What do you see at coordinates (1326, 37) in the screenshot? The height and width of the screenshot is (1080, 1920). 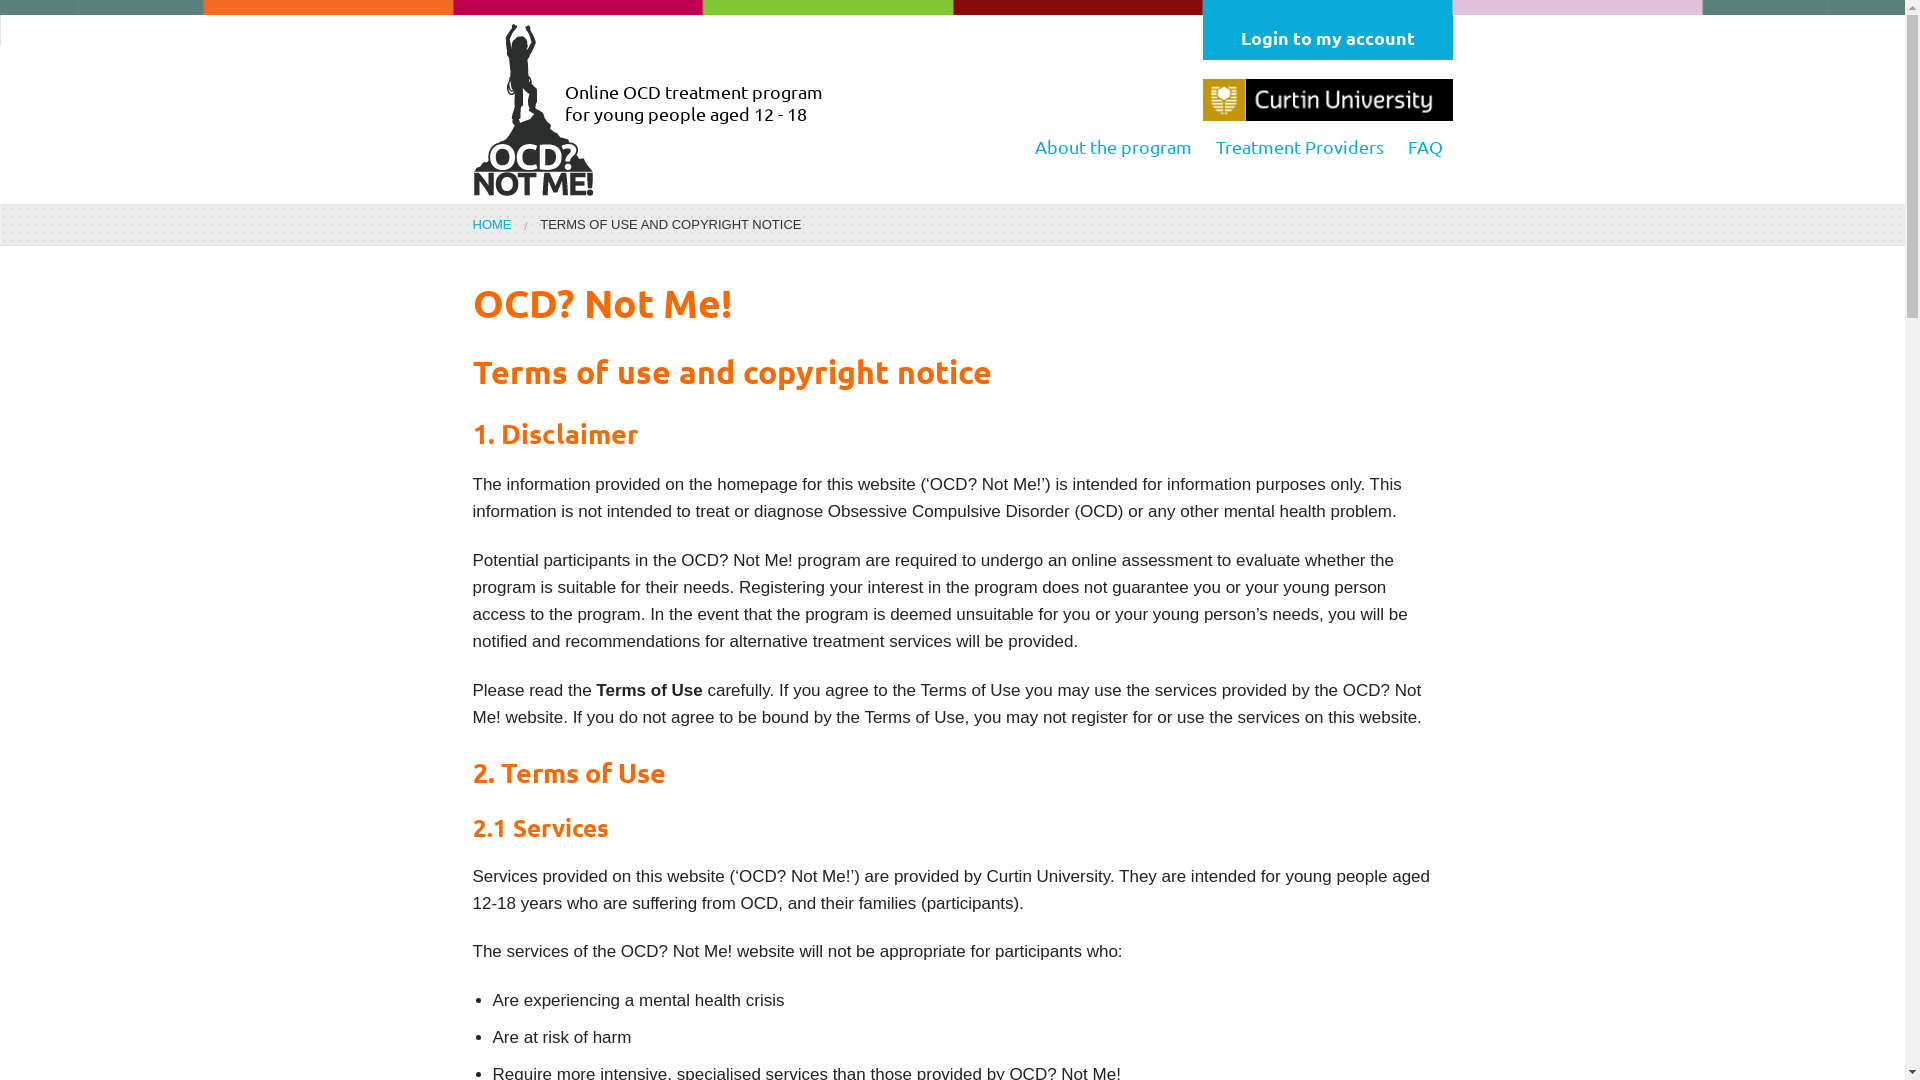 I see `'Login to my account'` at bounding box center [1326, 37].